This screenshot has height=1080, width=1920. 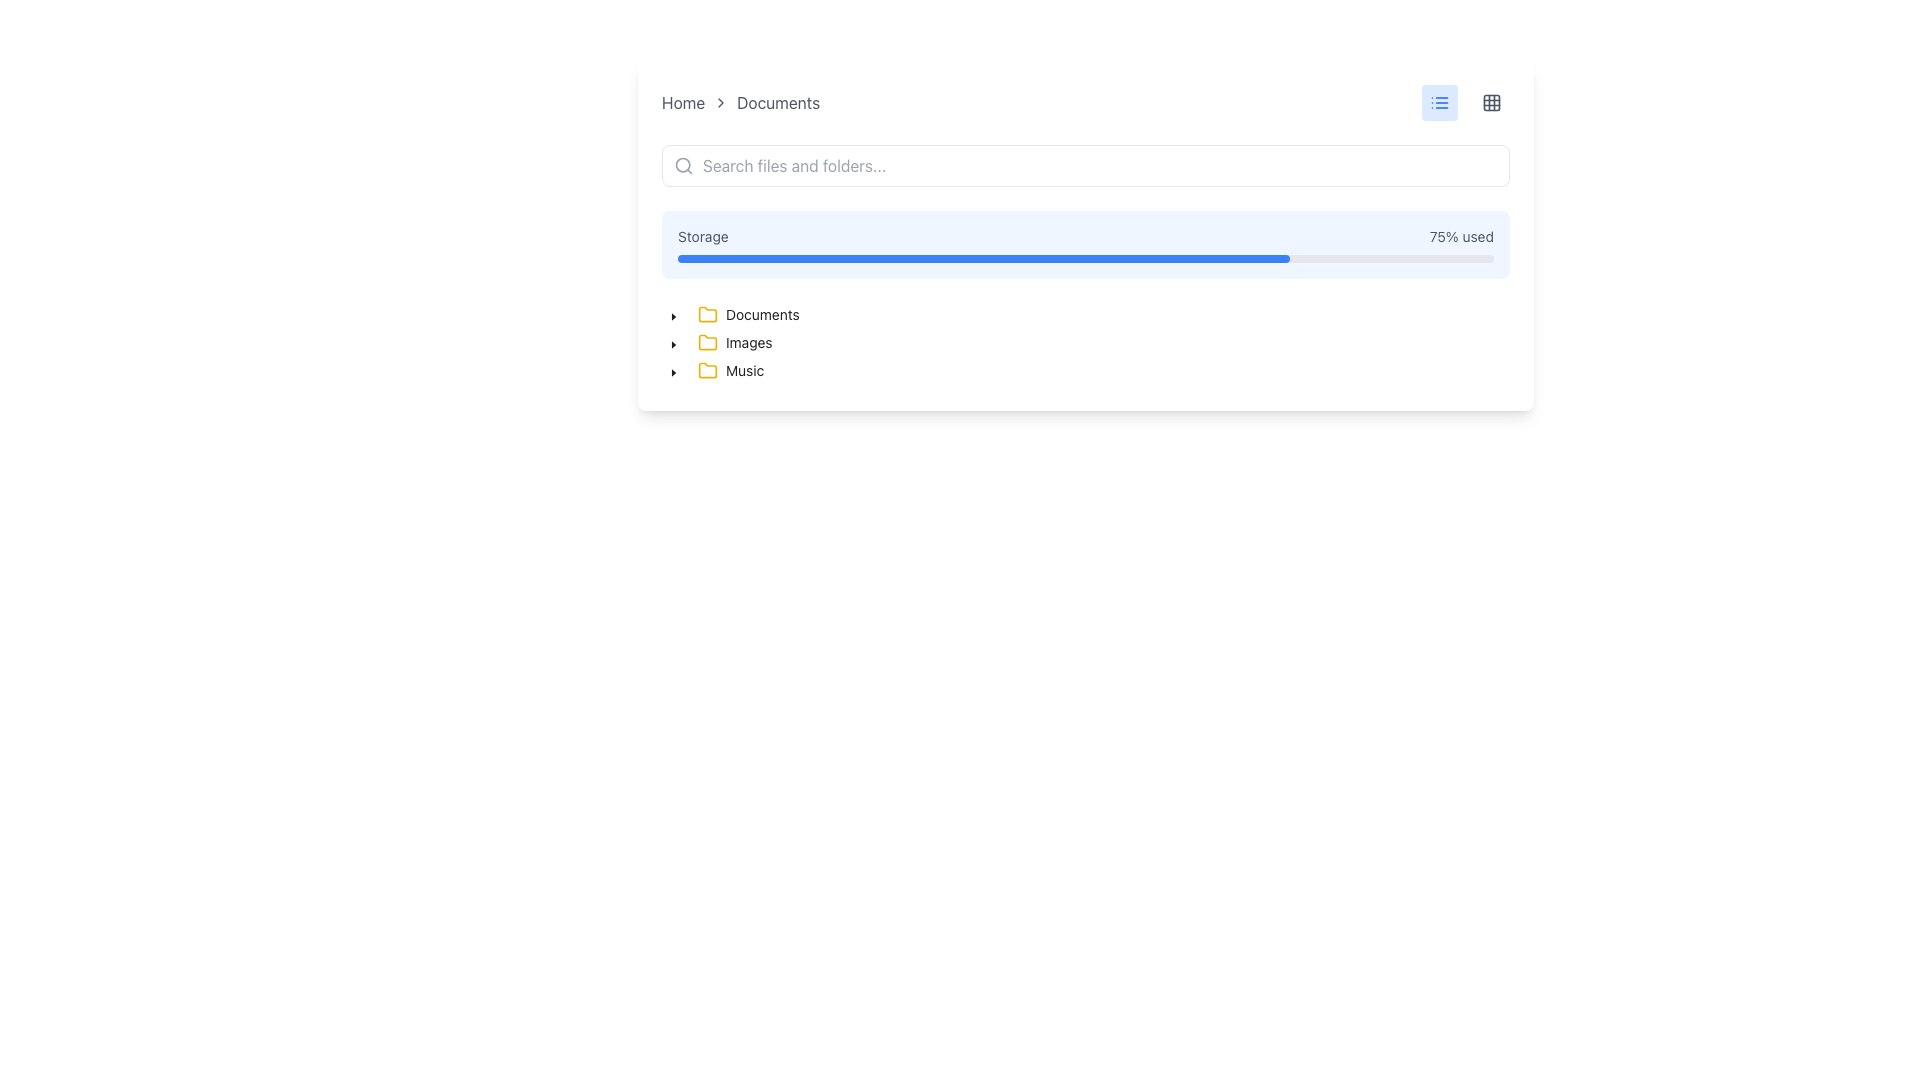 I want to click on the 'Music' folder UI element, which is represented by a yellow folder icon and is the third folder under the 'Documents' section, so click(x=730, y=370).